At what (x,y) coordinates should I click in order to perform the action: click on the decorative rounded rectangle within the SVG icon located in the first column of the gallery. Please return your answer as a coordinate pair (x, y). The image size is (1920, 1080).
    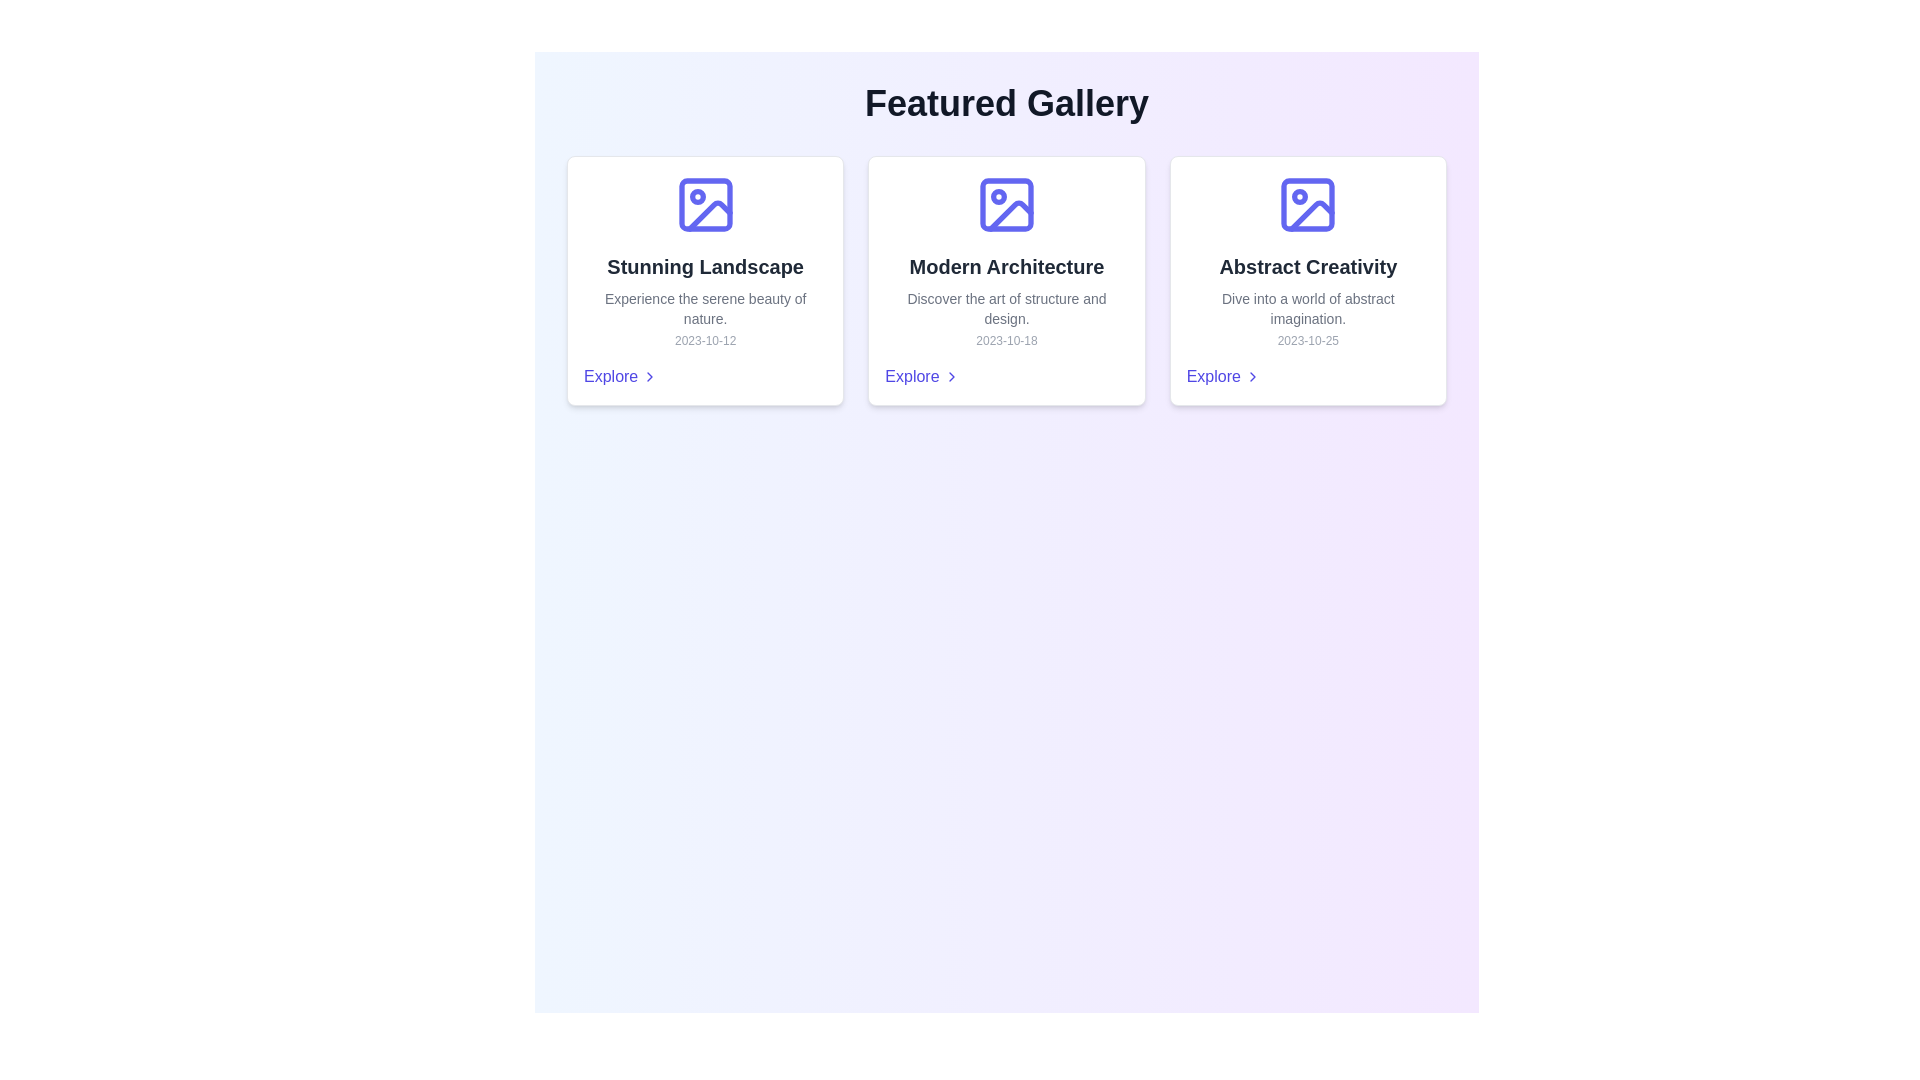
    Looking at the image, I should click on (705, 204).